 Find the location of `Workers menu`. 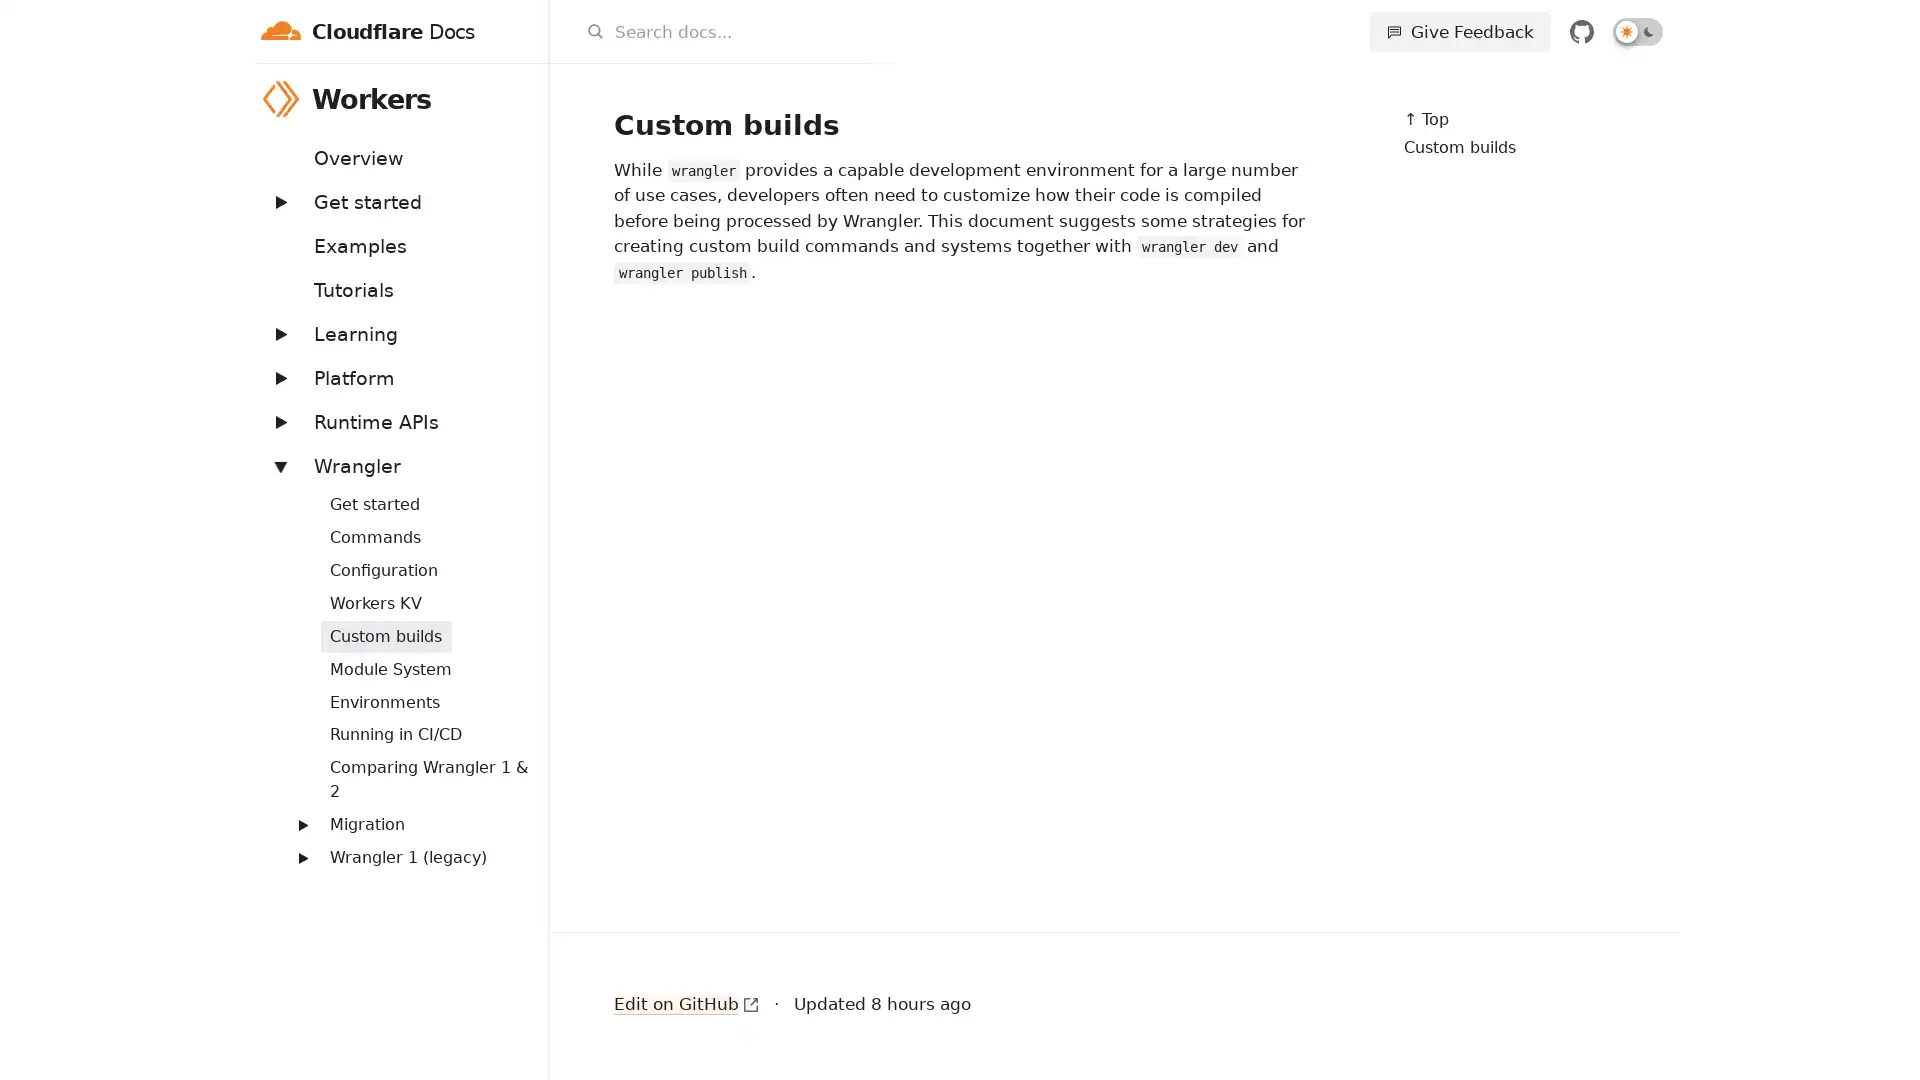

Workers menu is located at coordinates (522, 98).